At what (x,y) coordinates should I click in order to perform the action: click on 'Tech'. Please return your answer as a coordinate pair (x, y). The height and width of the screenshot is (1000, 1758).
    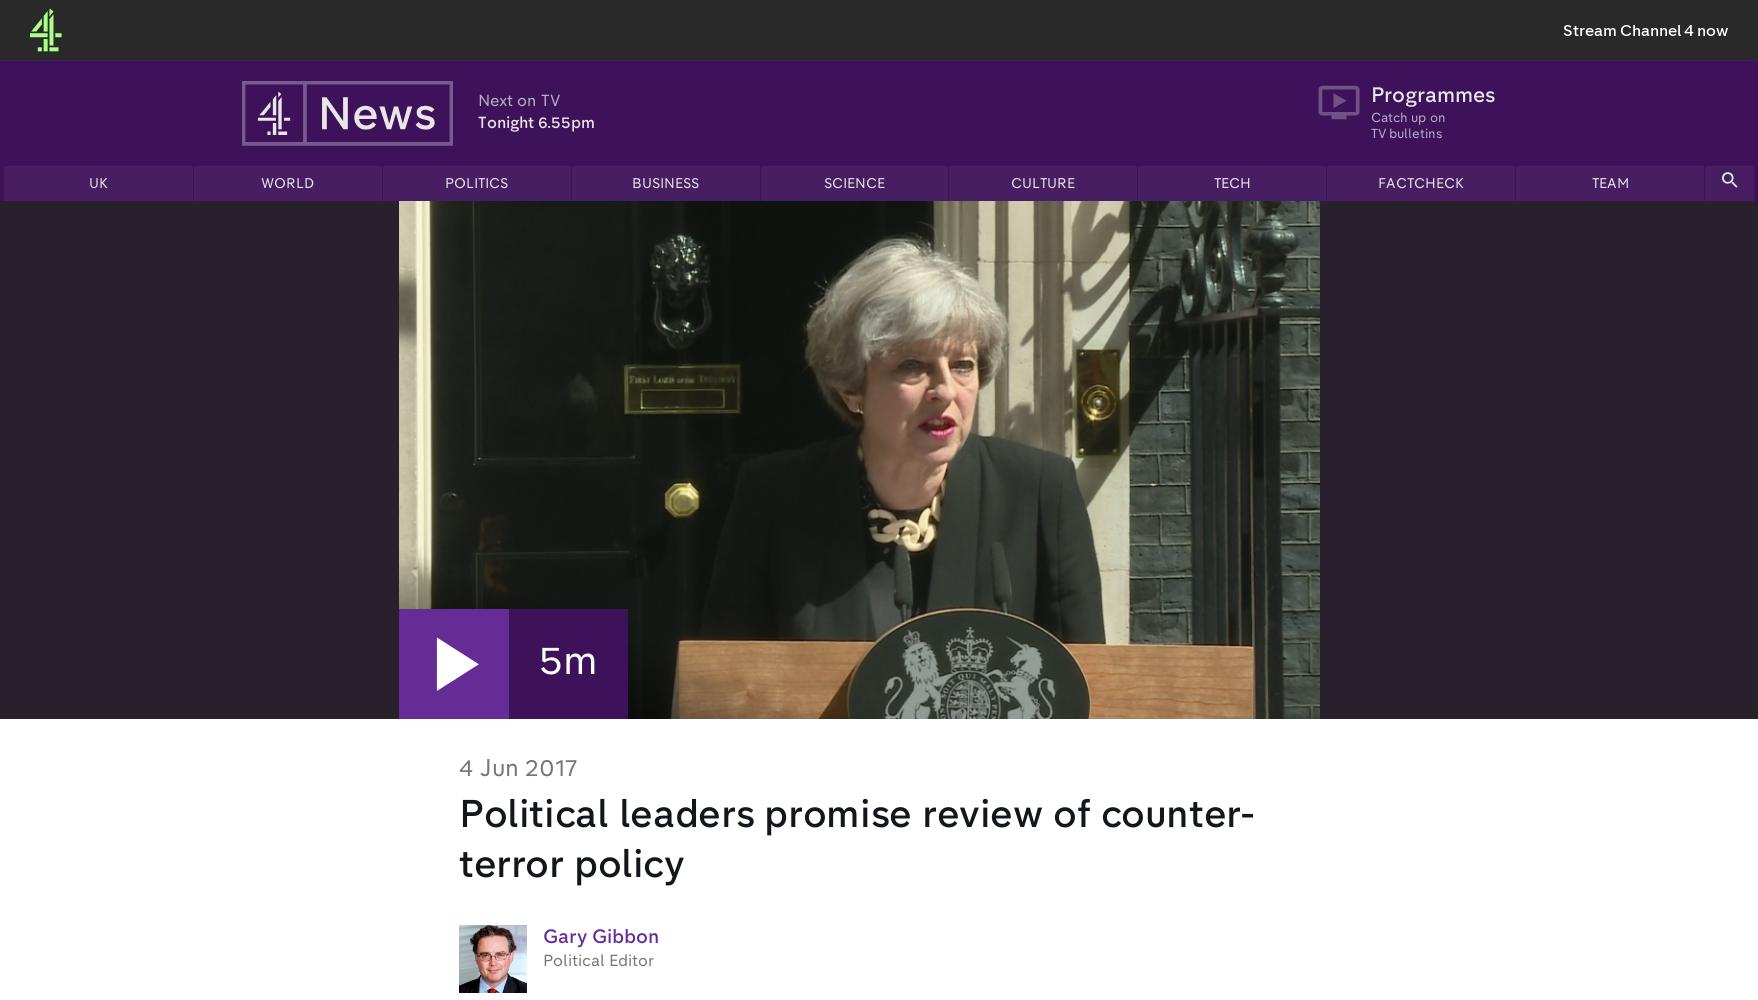
    Looking at the image, I should click on (1231, 184).